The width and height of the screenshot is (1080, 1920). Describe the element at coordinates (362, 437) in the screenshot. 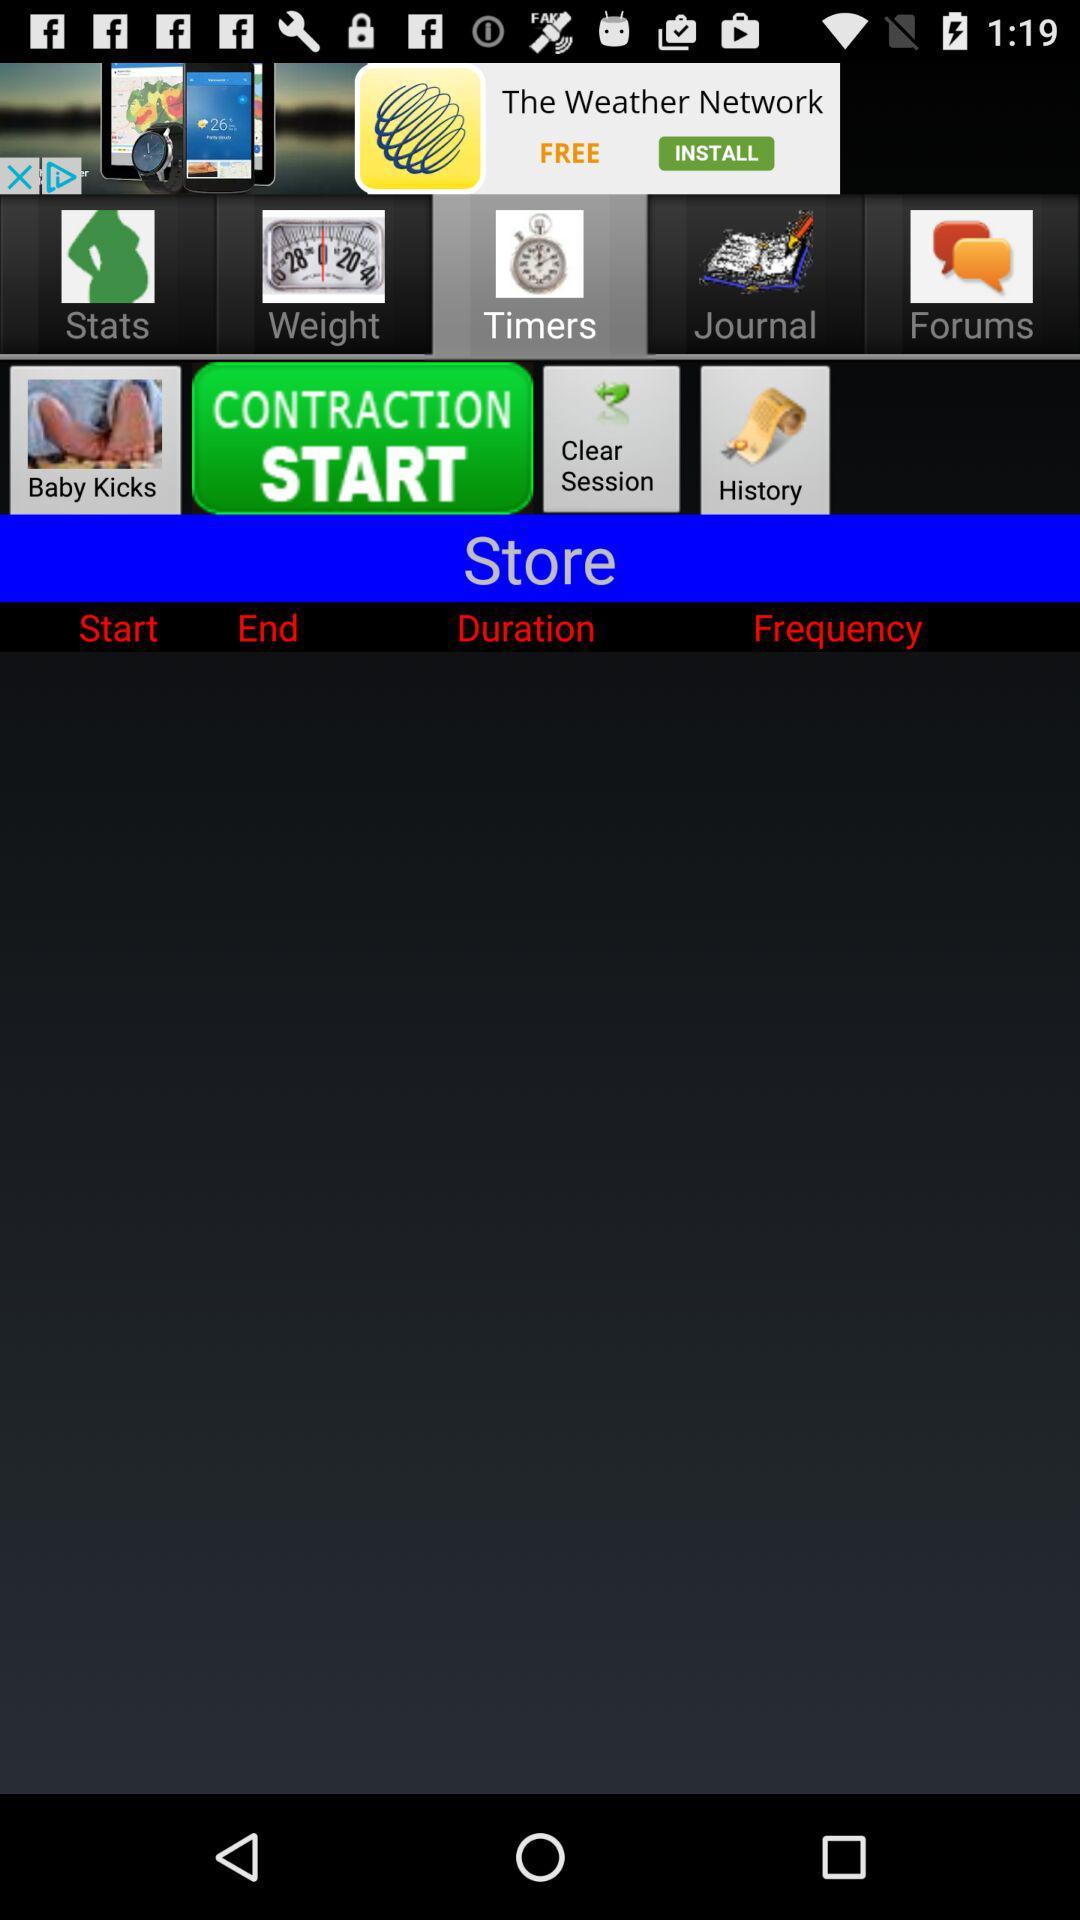

I see `click the start contraction button` at that location.